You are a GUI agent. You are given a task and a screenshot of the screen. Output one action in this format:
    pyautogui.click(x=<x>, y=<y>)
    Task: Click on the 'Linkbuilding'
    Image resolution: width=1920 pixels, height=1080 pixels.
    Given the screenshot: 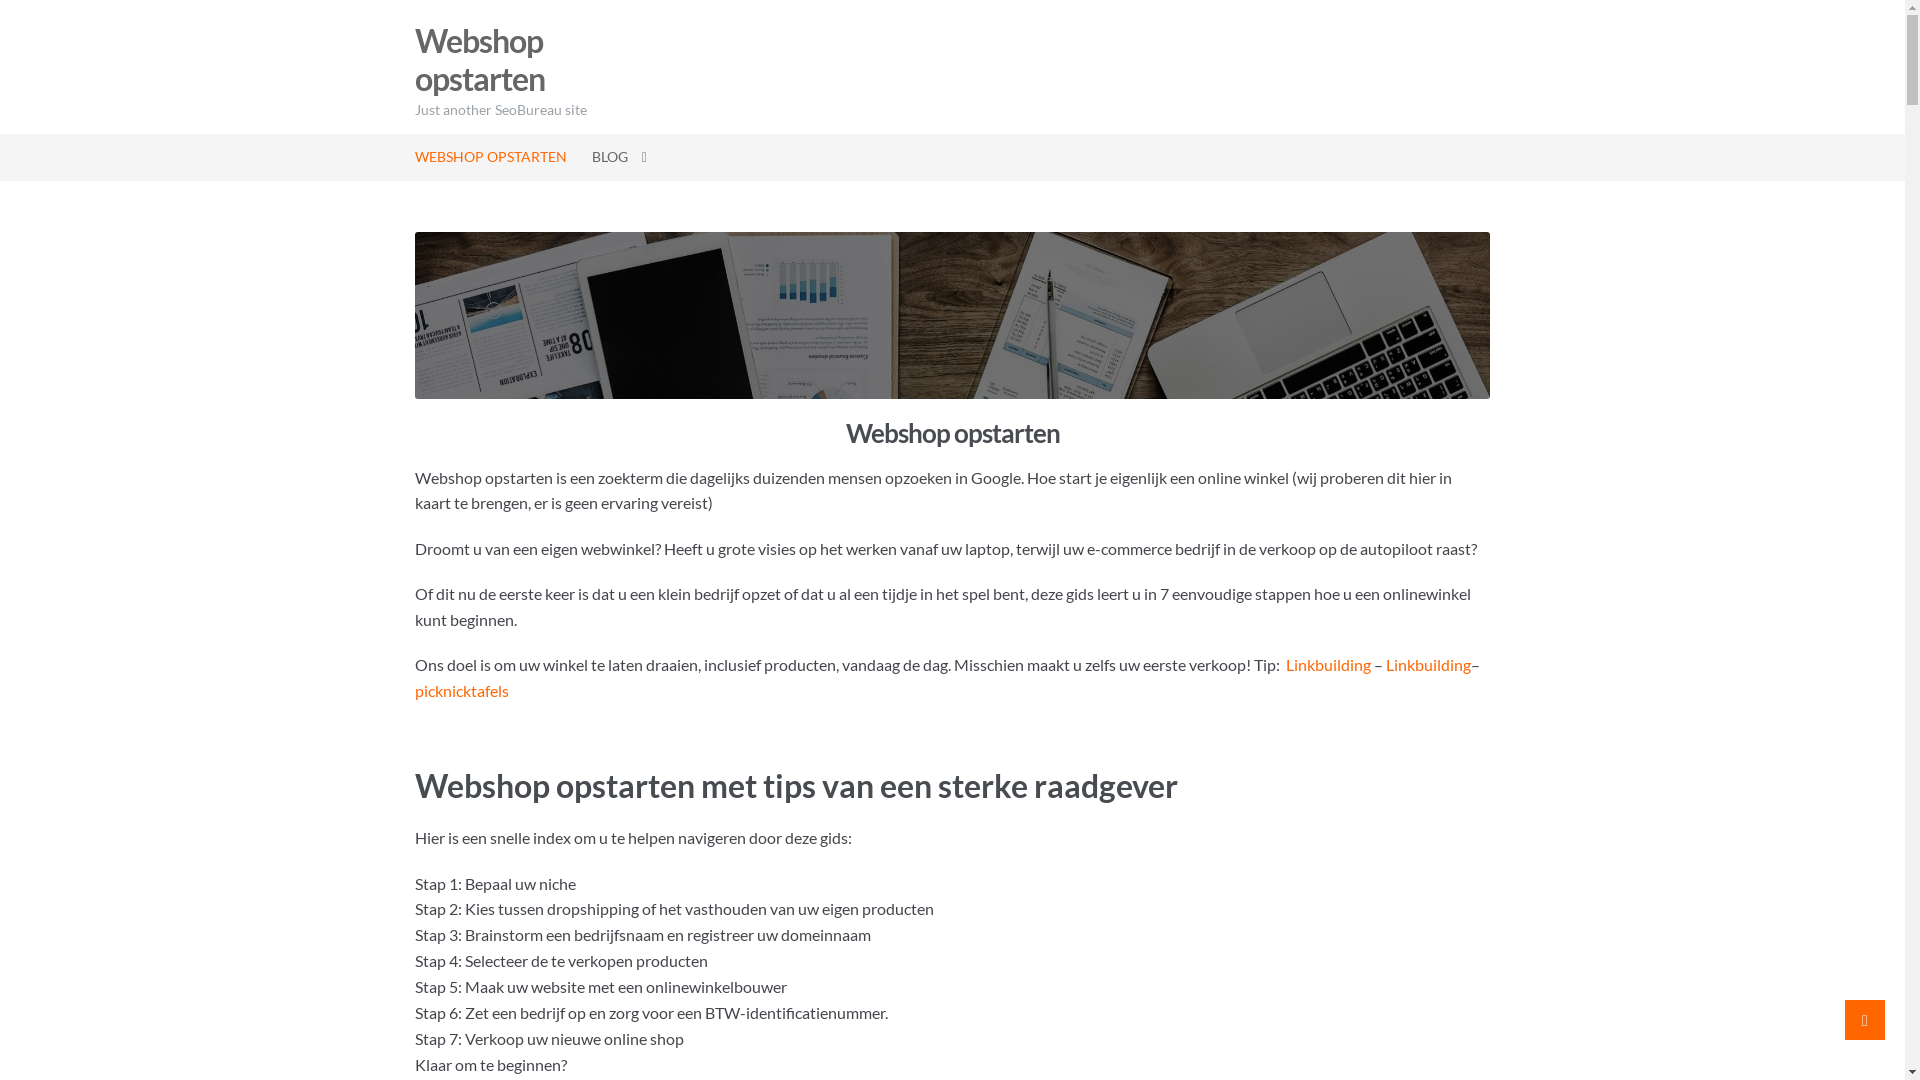 What is the action you would take?
    pyautogui.click(x=1328, y=664)
    